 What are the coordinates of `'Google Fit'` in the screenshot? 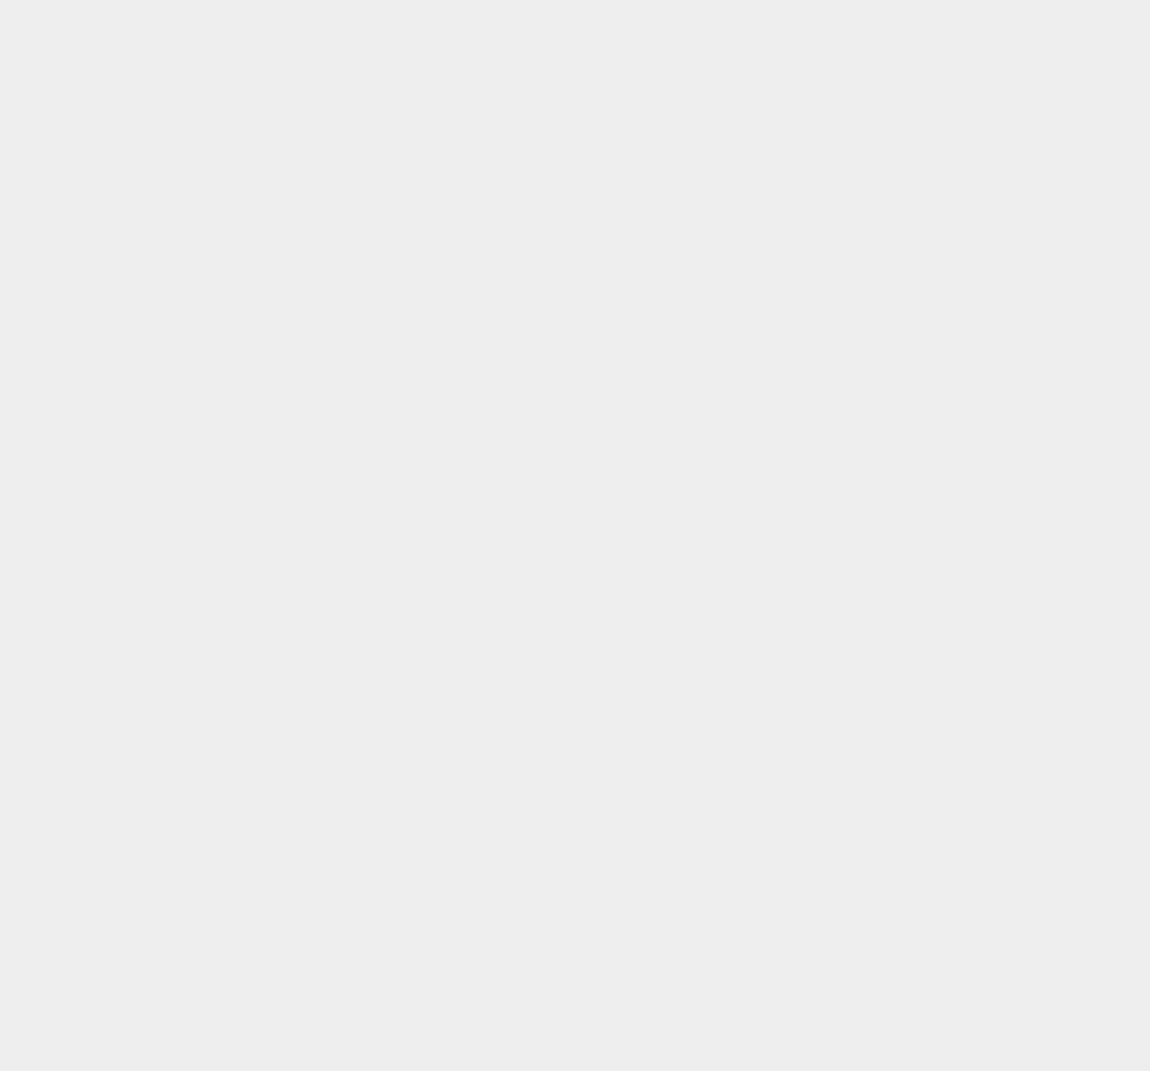 It's located at (843, 346).